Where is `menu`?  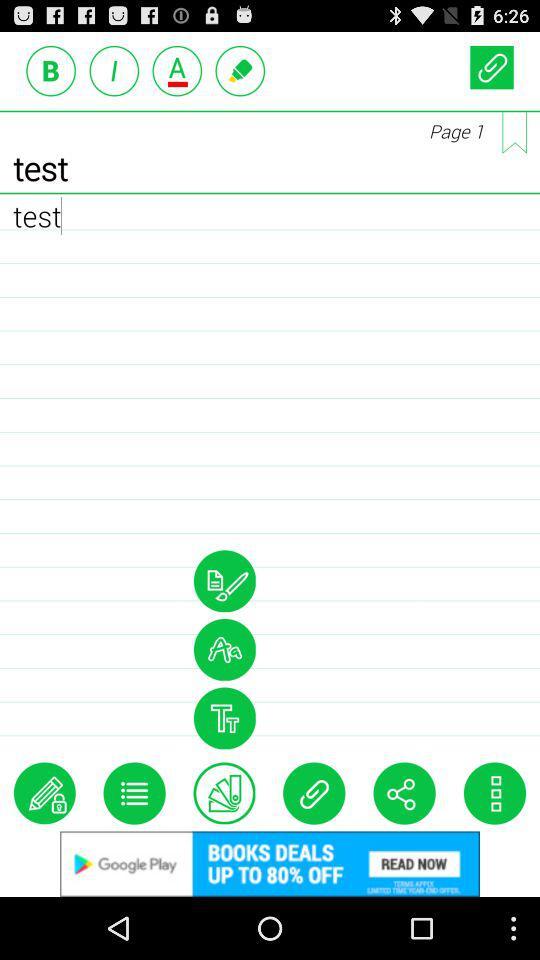 menu is located at coordinates (134, 793).